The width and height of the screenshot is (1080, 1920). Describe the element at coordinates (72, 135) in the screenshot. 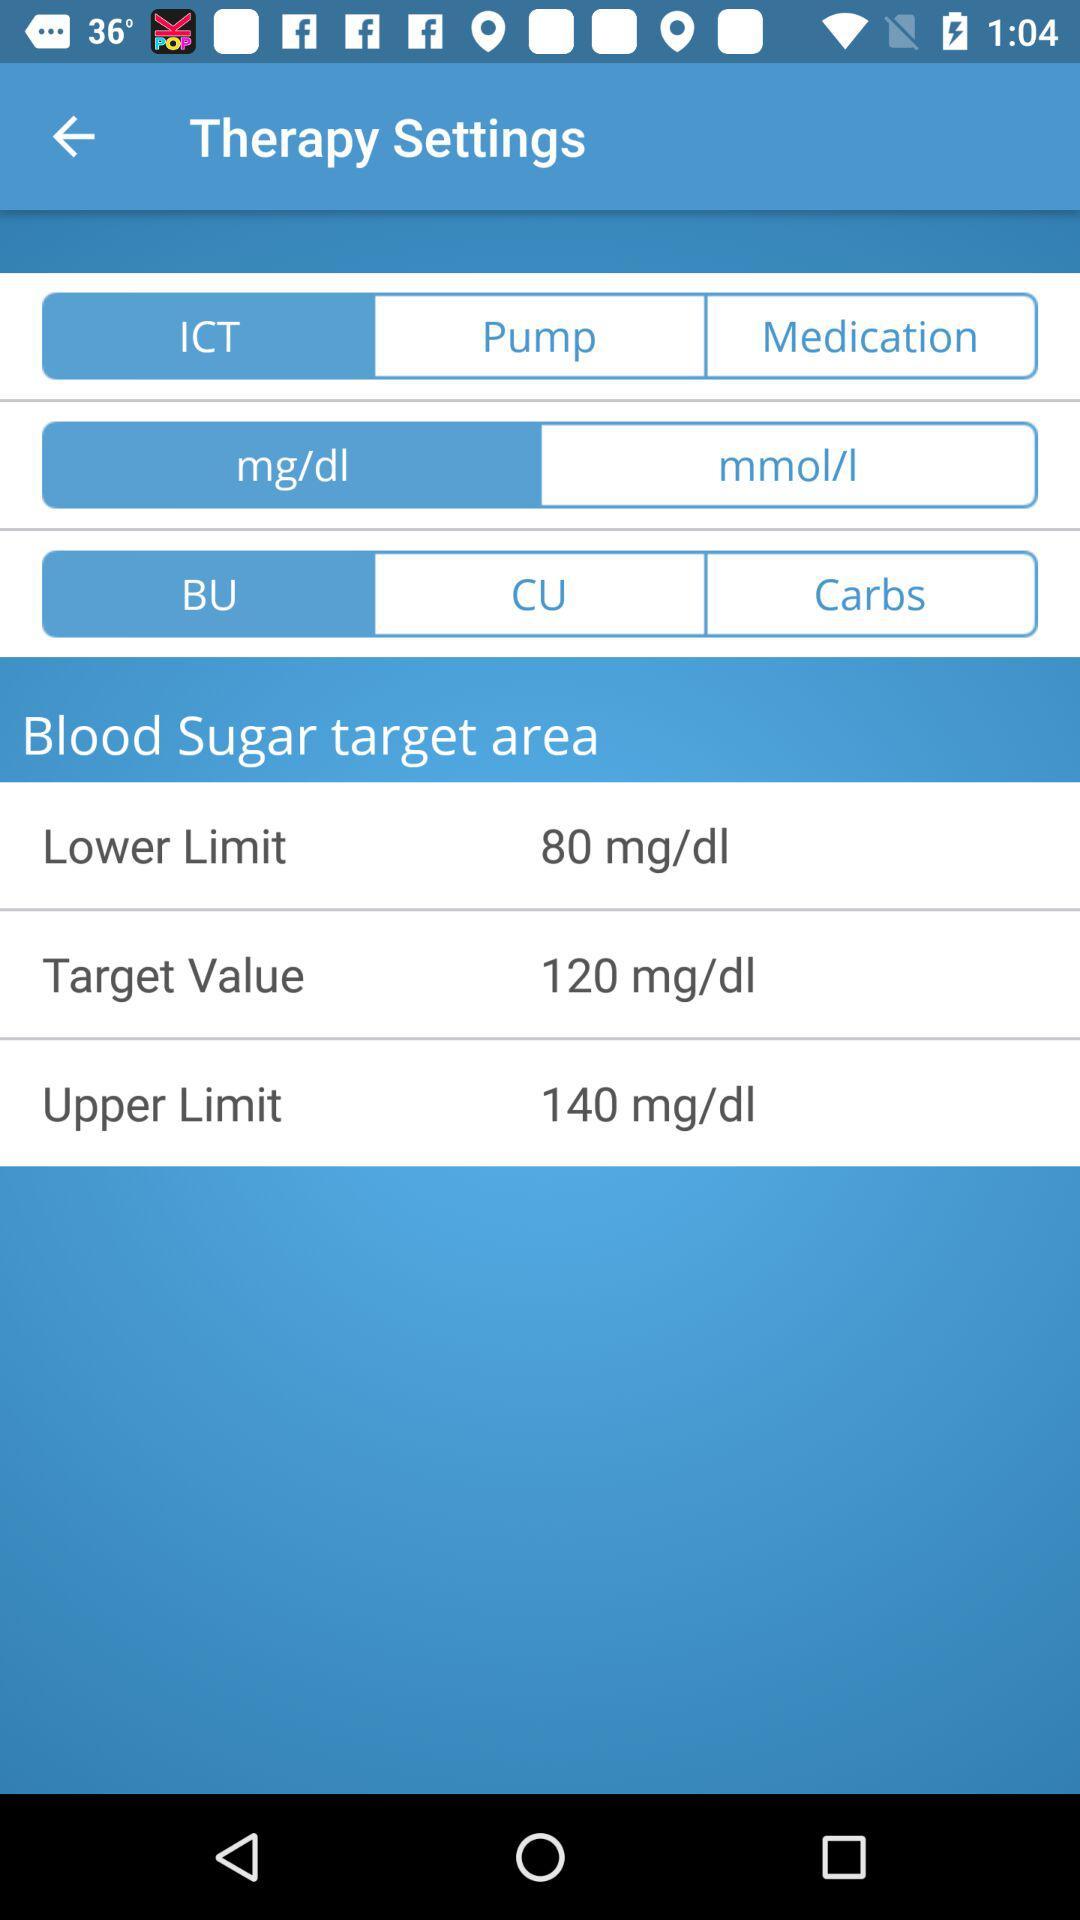

I see `the item next to the therapy settings icon` at that location.